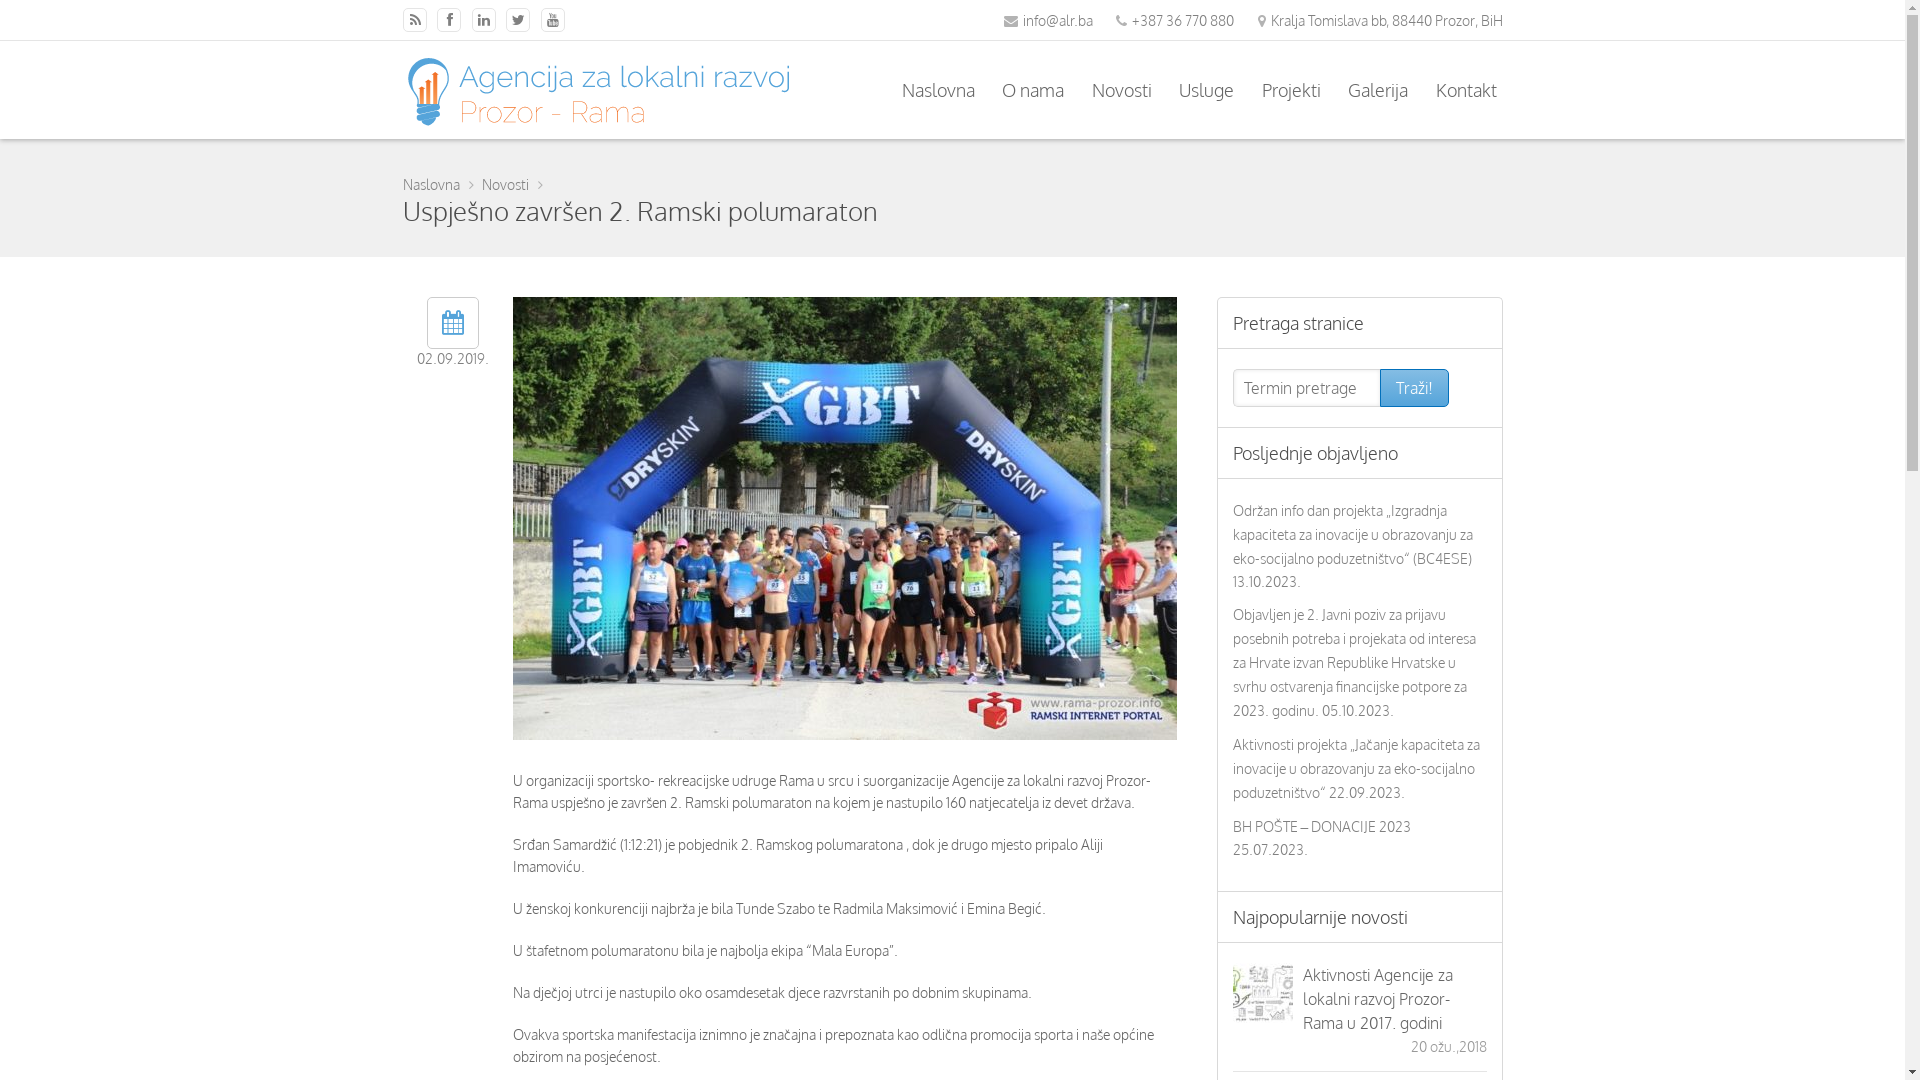  I want to click on 'Naslovna', so click(432, 185).